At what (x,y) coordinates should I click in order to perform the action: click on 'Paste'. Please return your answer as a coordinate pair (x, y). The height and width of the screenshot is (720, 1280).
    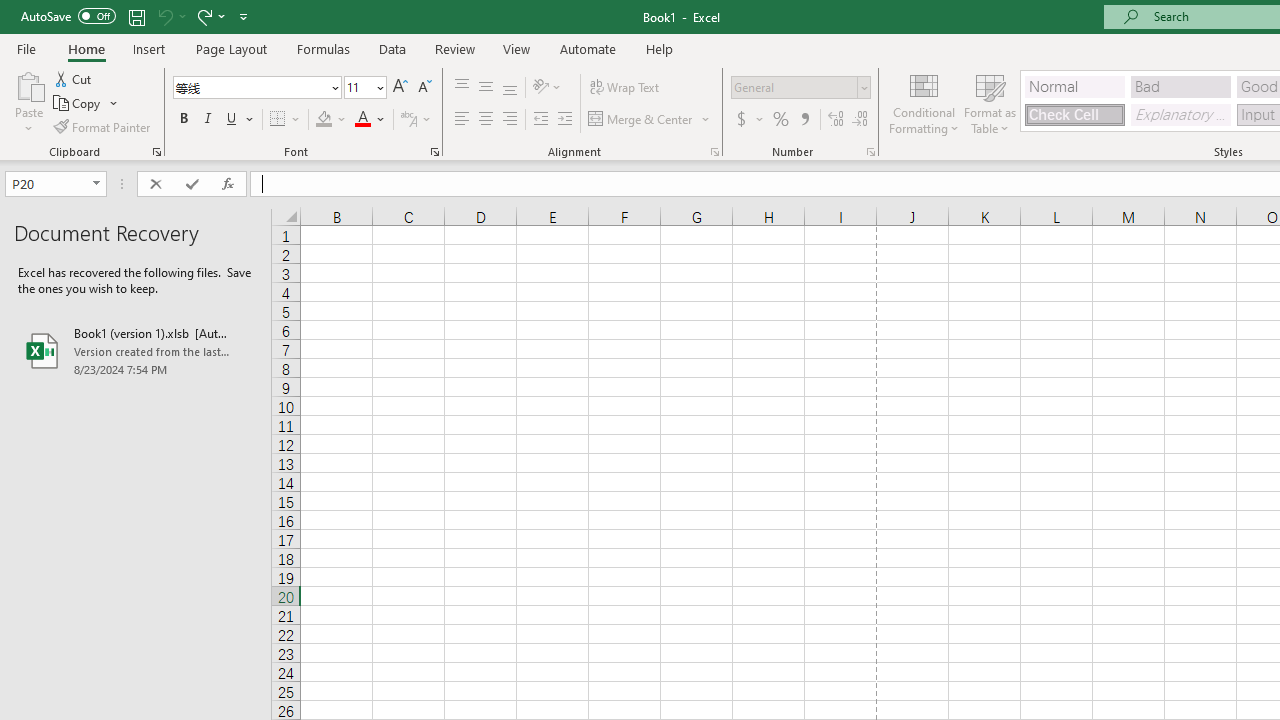
    Looking at the image, I should click on (28, 103).